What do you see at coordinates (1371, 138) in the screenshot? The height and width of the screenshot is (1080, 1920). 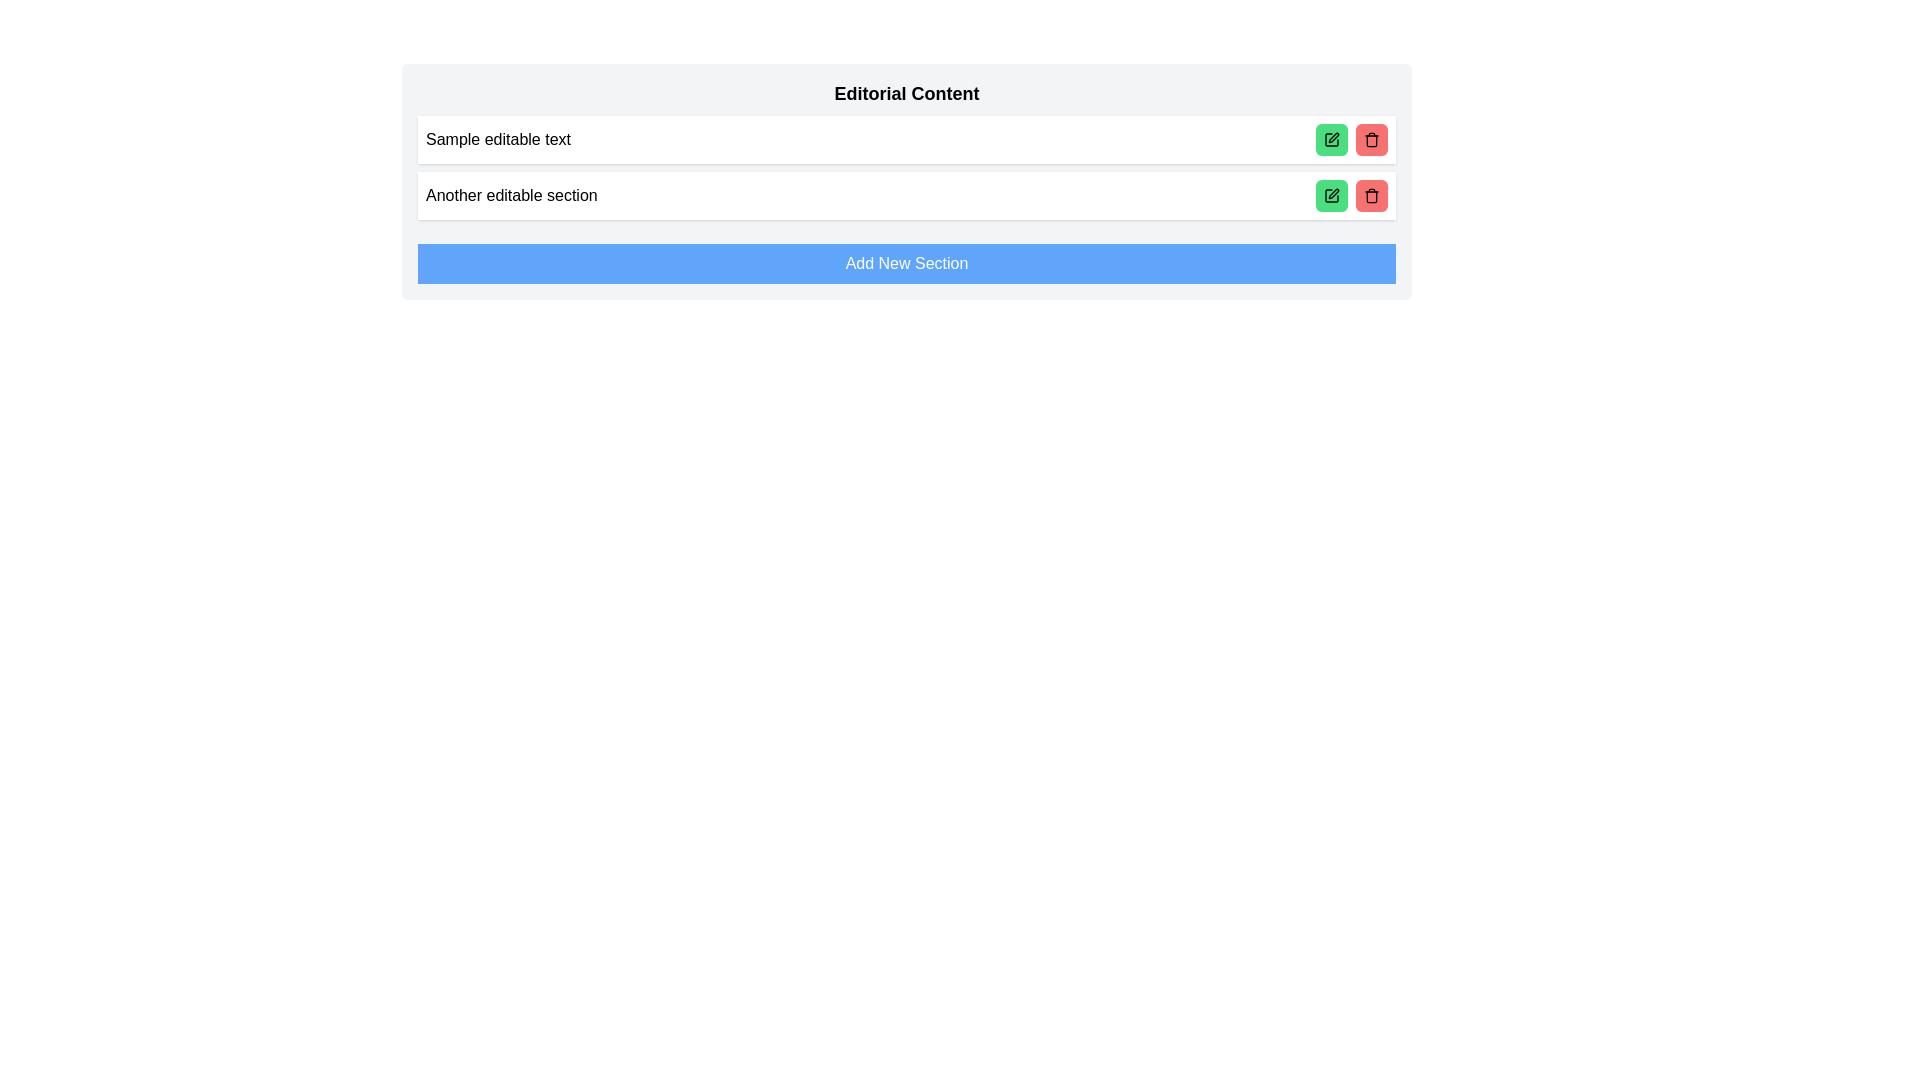 I see `the trash can icon button, which is styled with a red background and is located to the right of the editable text fields, adjacent to a green edit button` at bounding box center [1371, 138].